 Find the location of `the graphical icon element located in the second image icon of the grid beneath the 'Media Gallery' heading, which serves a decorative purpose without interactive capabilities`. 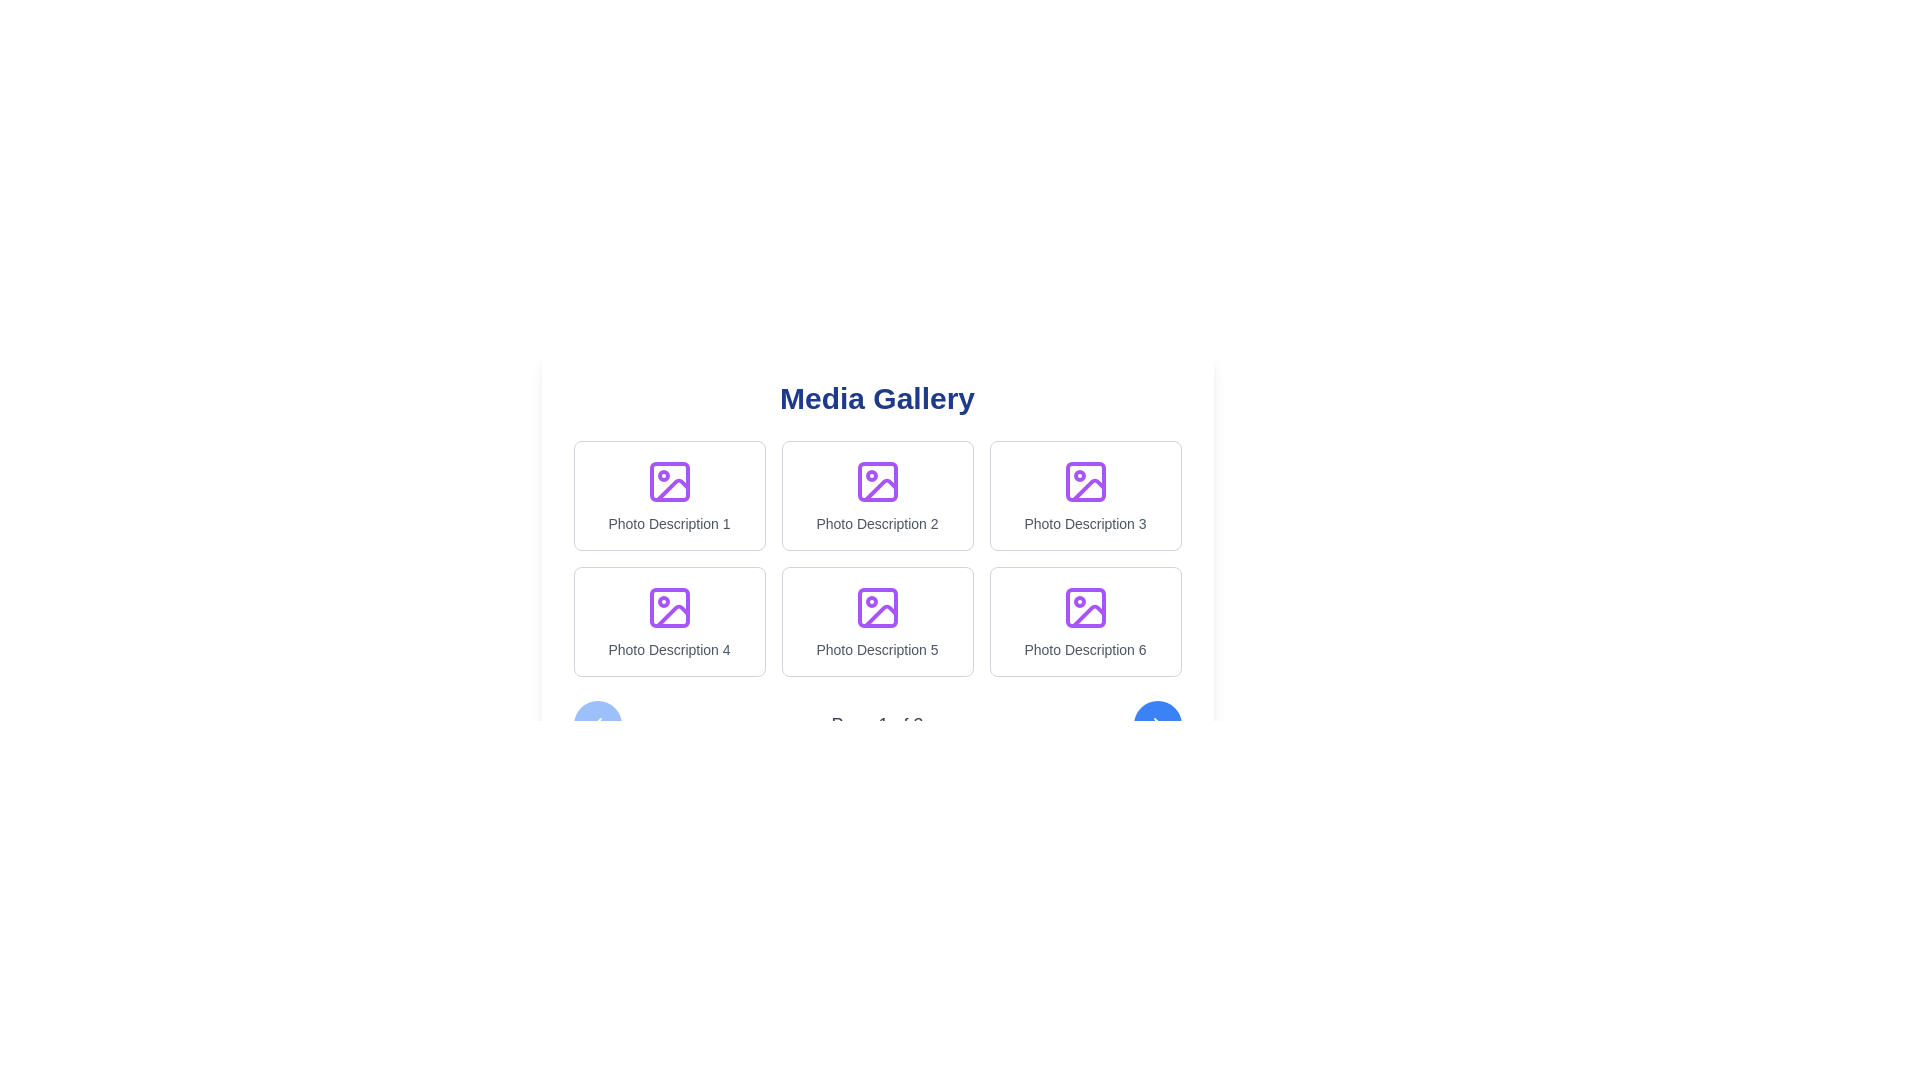

the graphical icon element located in the second image icon of the grid beneath the 'Media Gallery' heading, which serves a decorative purpose without interactive capabilities is located at coordinates (880, 490).